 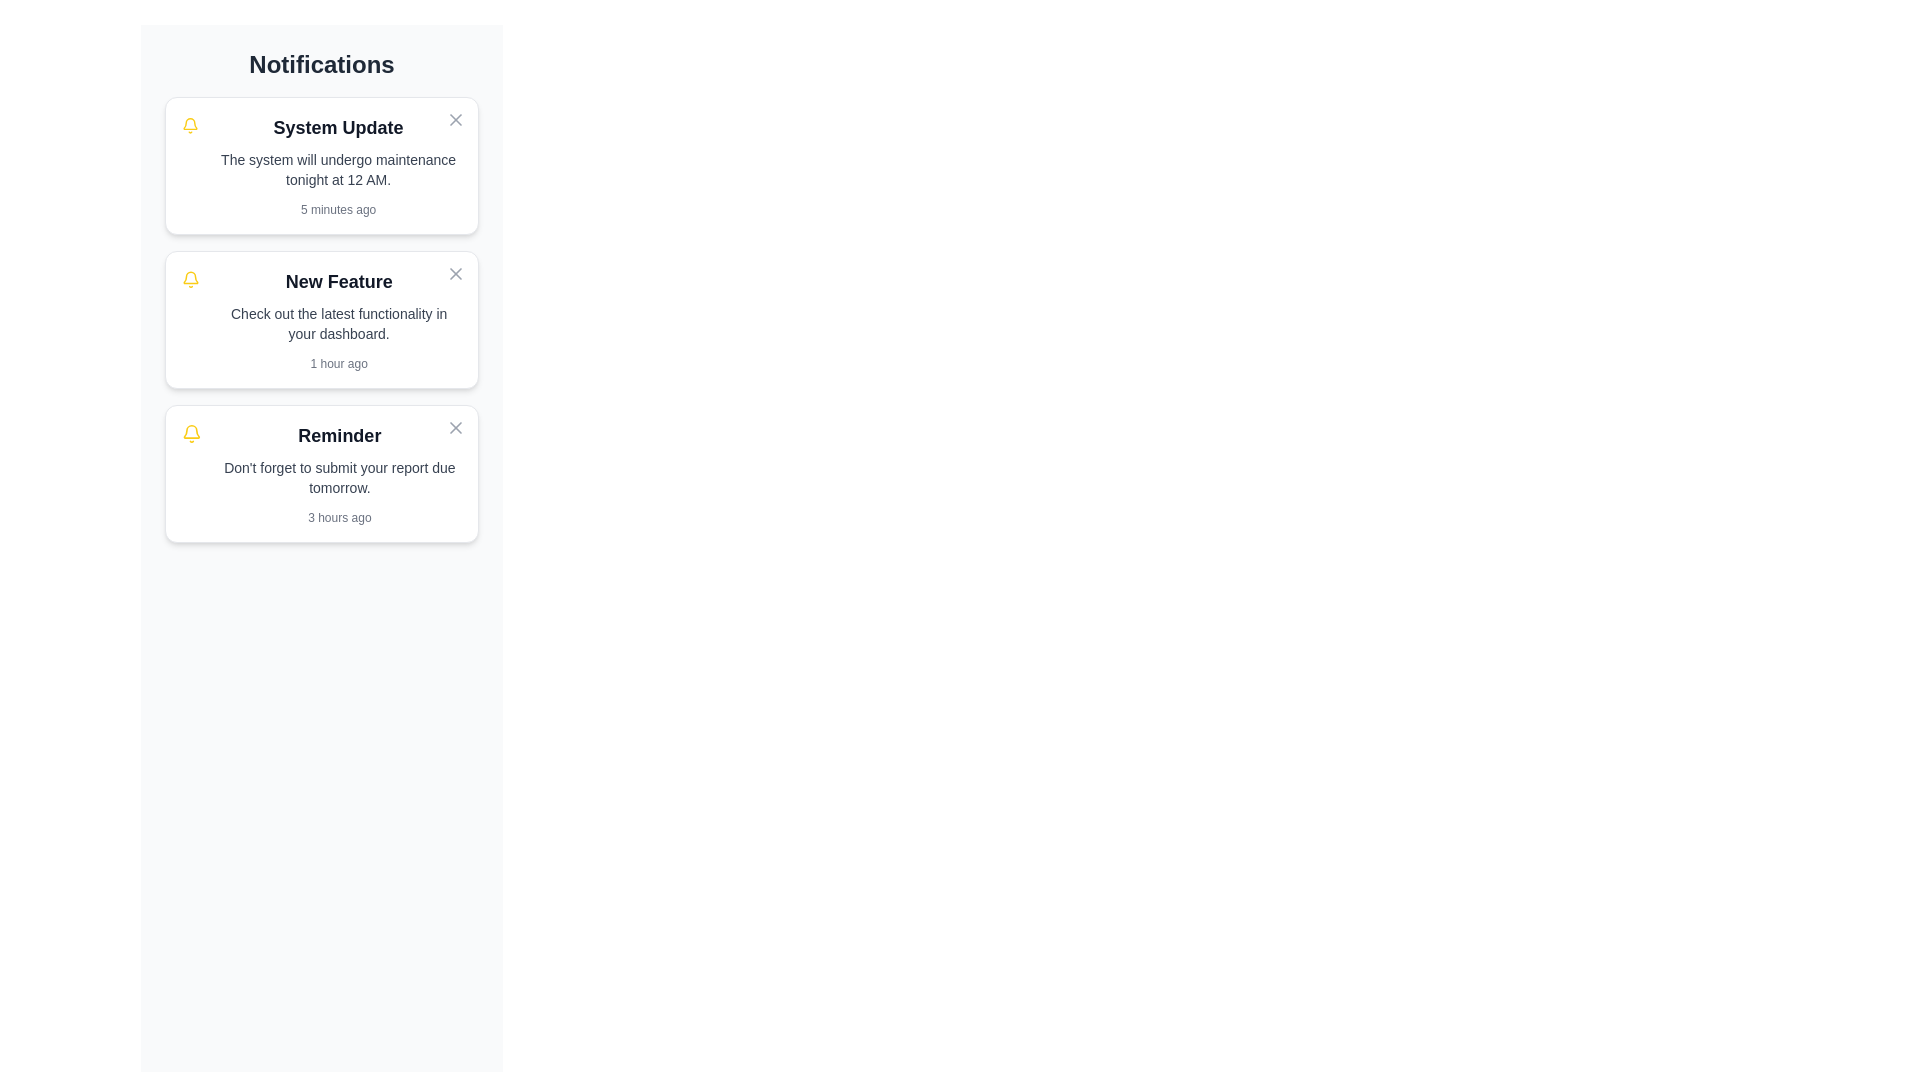 I want to click on the small gray 'X' close button located in the upper-right corner of the 'New Feature' notification box, so click(x=455, y=273).